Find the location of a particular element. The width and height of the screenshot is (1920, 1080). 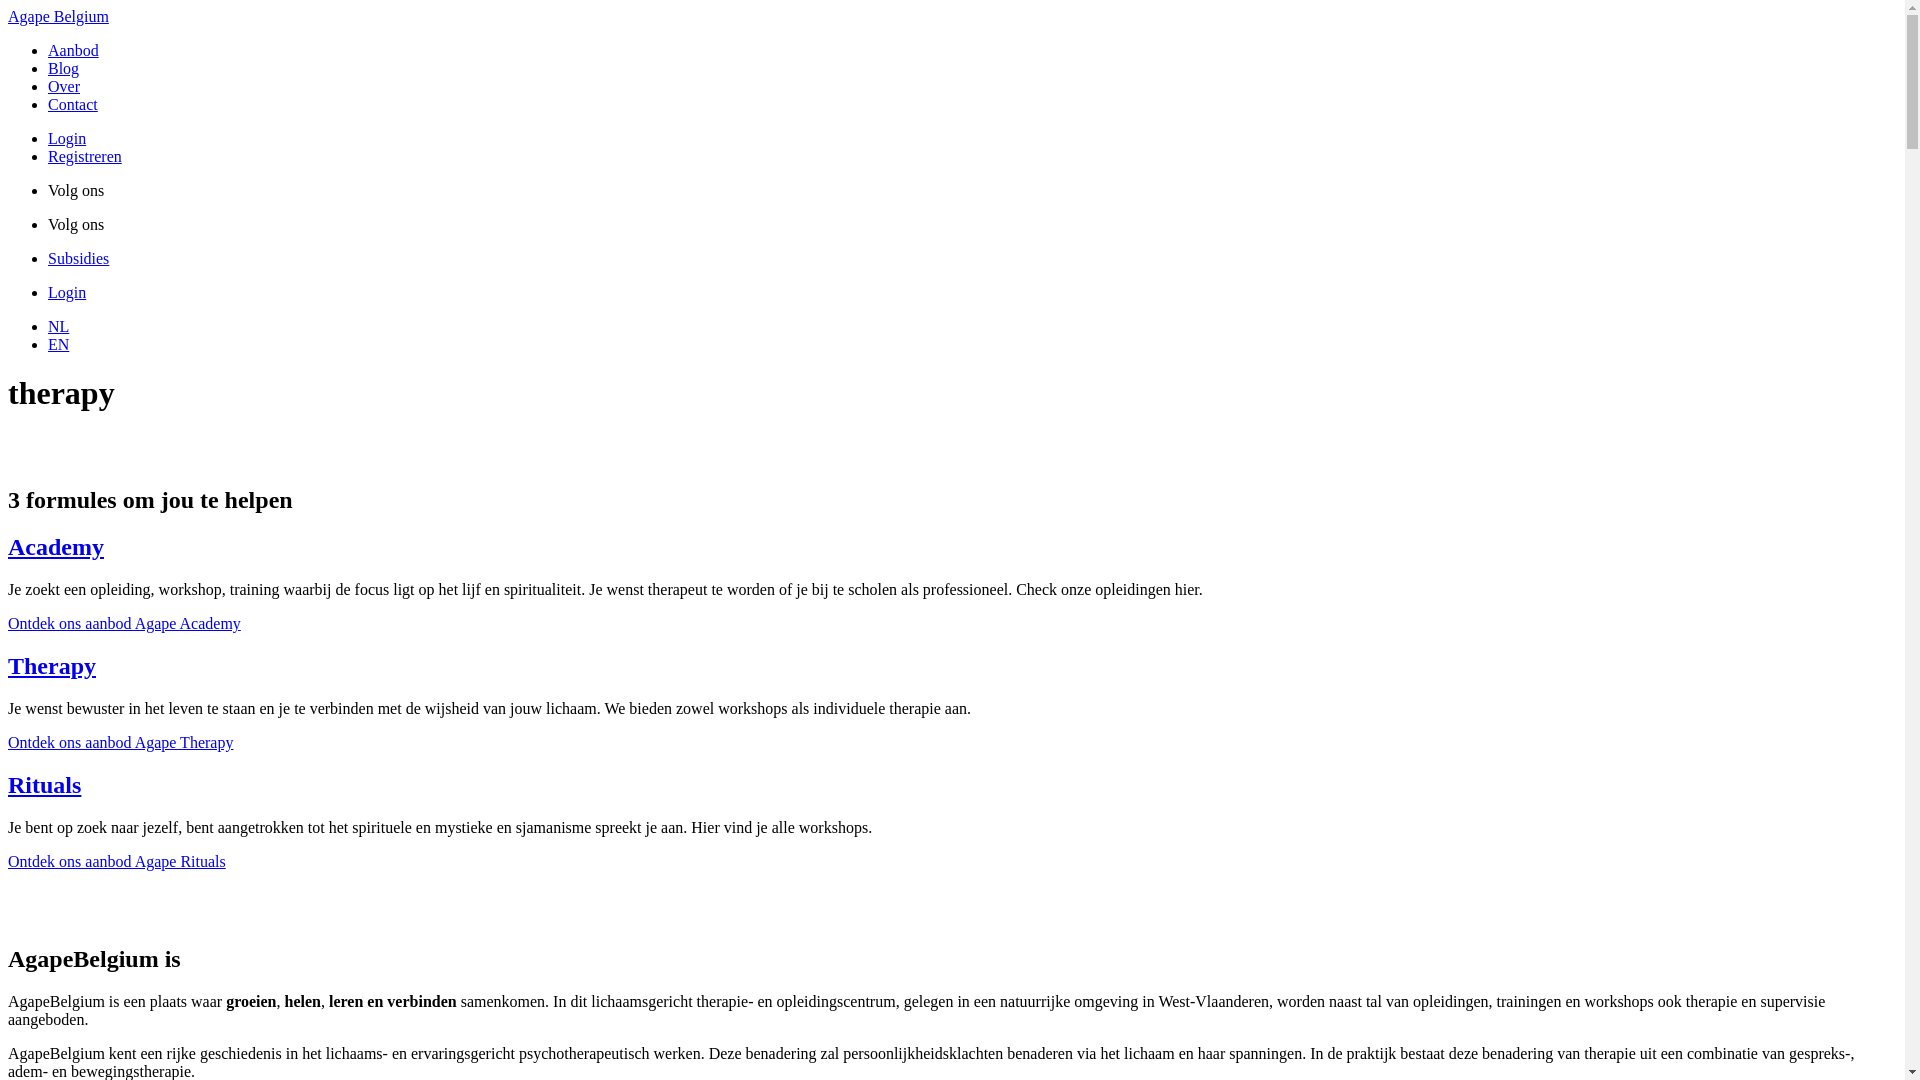

'Over' is located at coordinates (63, 85).